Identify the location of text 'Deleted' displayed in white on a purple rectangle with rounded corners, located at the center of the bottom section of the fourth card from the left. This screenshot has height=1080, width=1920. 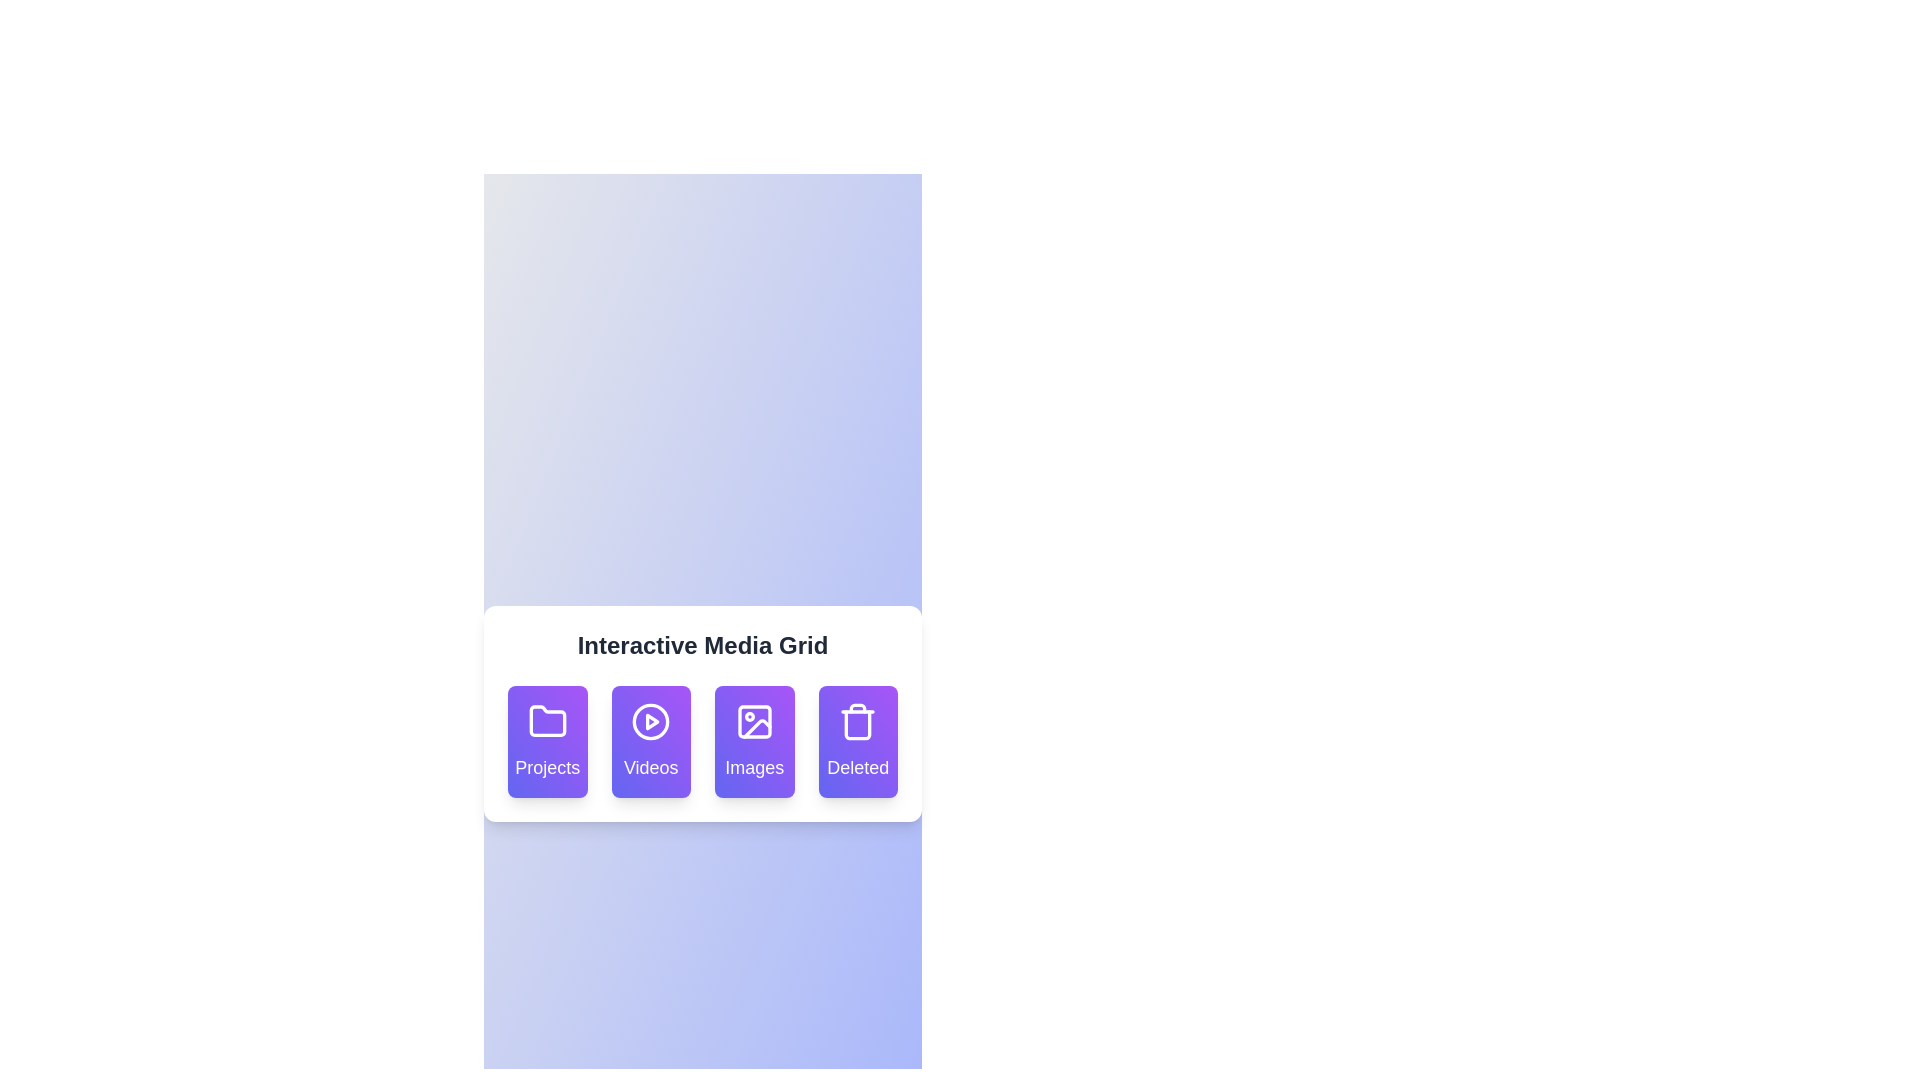
(858, 766).